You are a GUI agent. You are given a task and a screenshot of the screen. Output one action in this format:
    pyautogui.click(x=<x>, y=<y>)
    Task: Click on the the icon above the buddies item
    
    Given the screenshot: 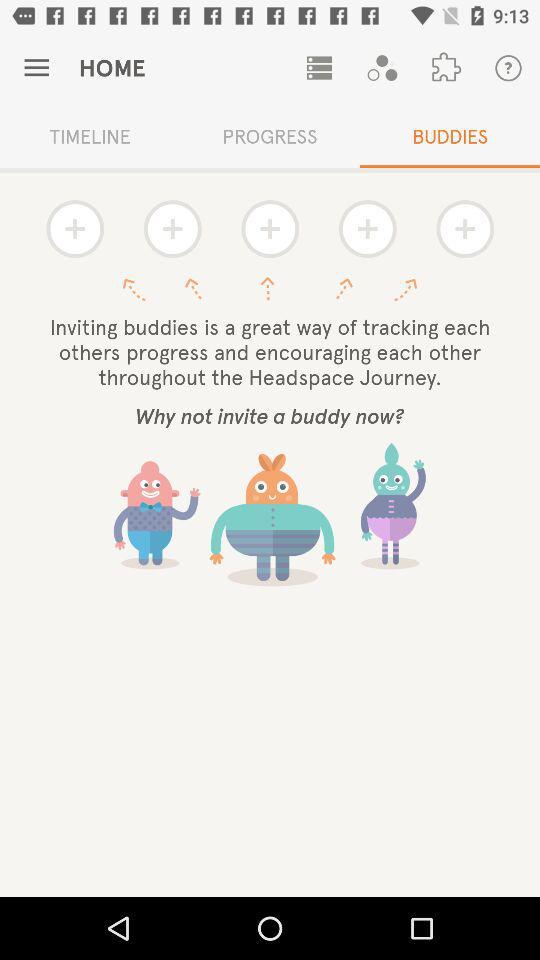 What is the action you would take?
    pyautogui.click(x=508, y=68)
    